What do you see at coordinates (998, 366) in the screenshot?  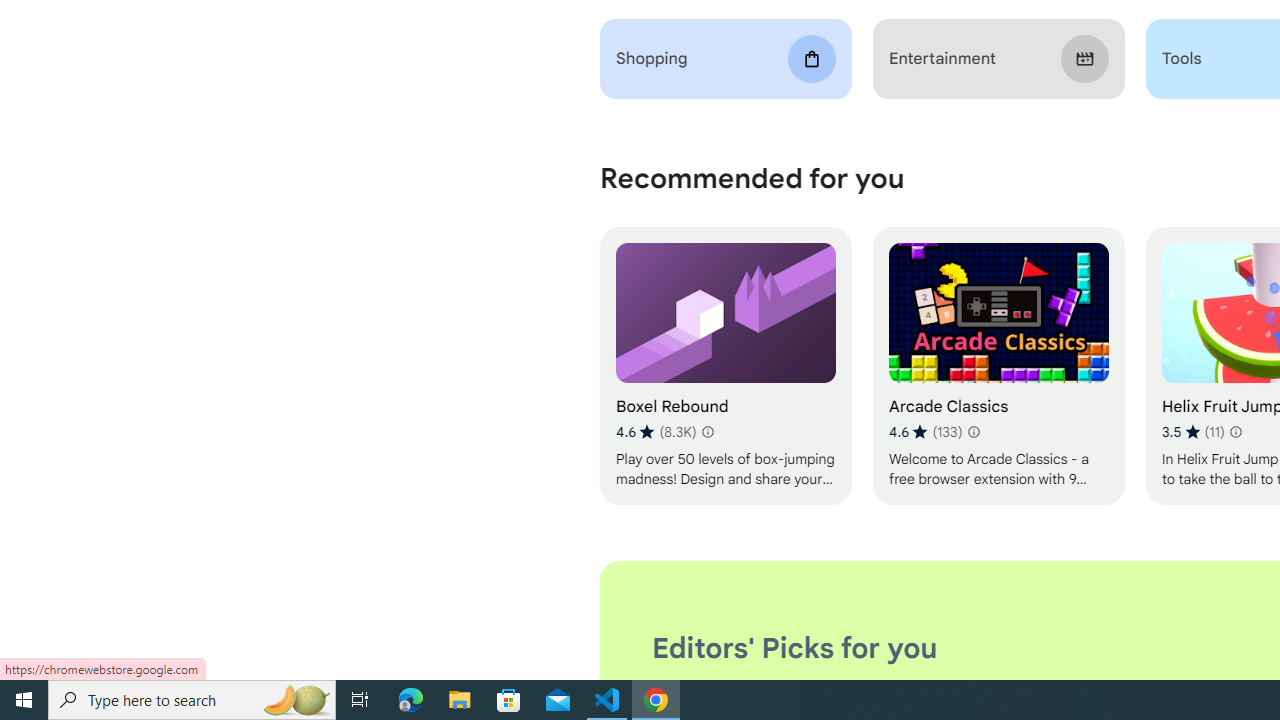 I see `'Arcade Classics'` at bounding box center [998, 366].